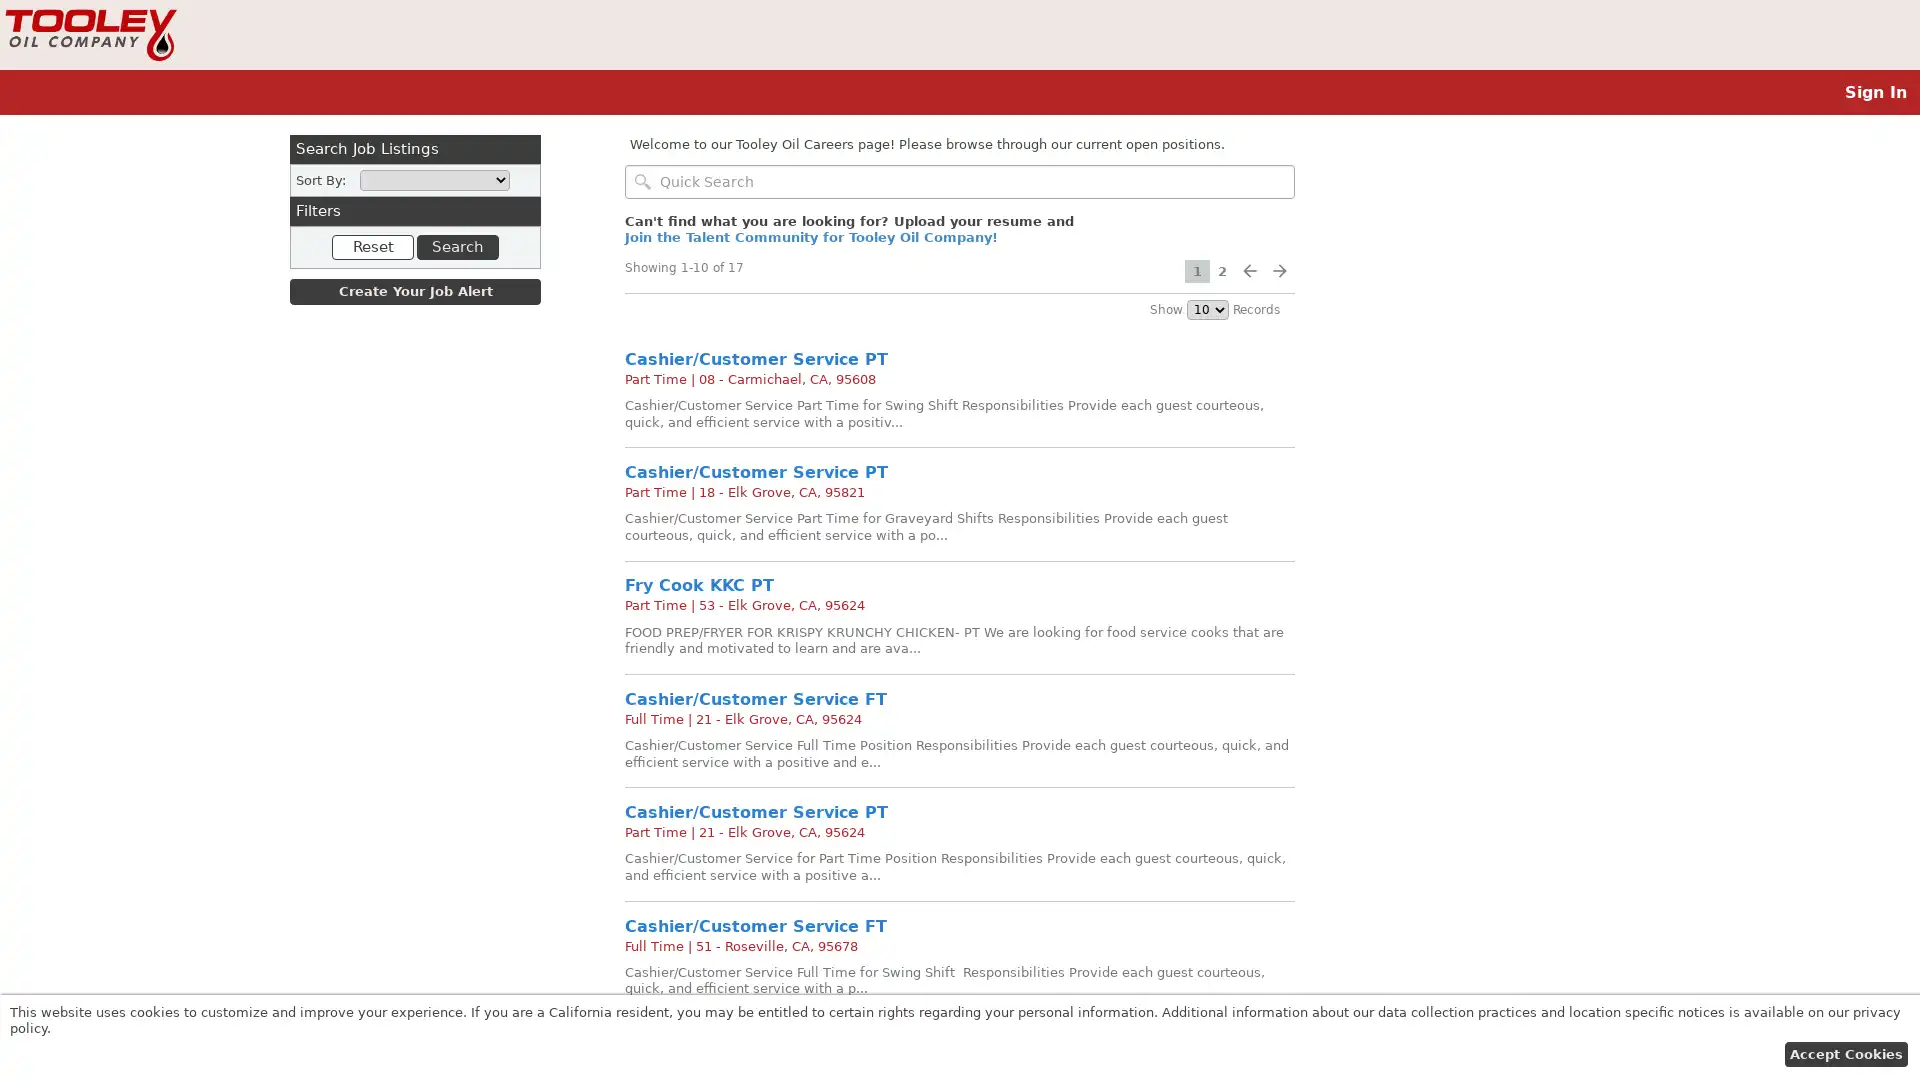  What do you see at coordinates (455, 245) in the screenshot?
I see `Search` at bounding box center [455, 245].